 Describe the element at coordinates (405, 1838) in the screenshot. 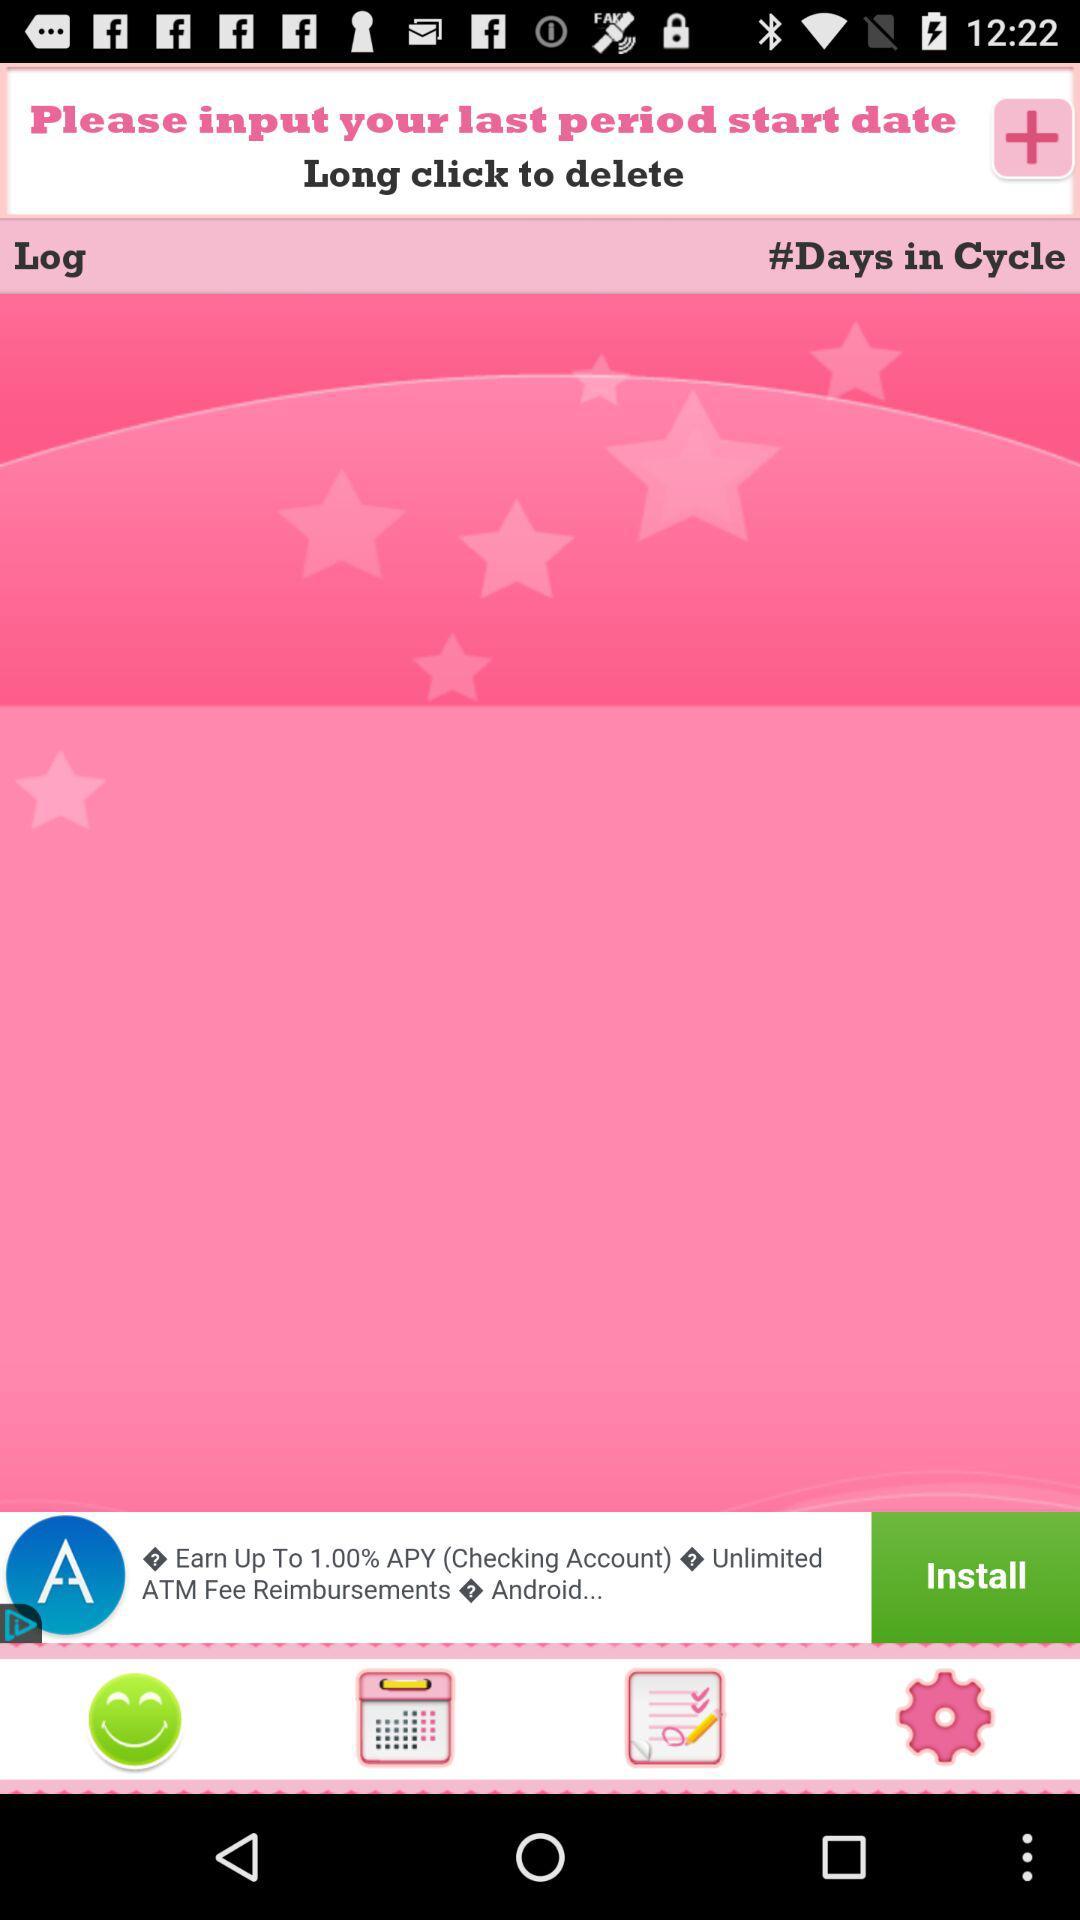

I see `the date_range icon` at that location.